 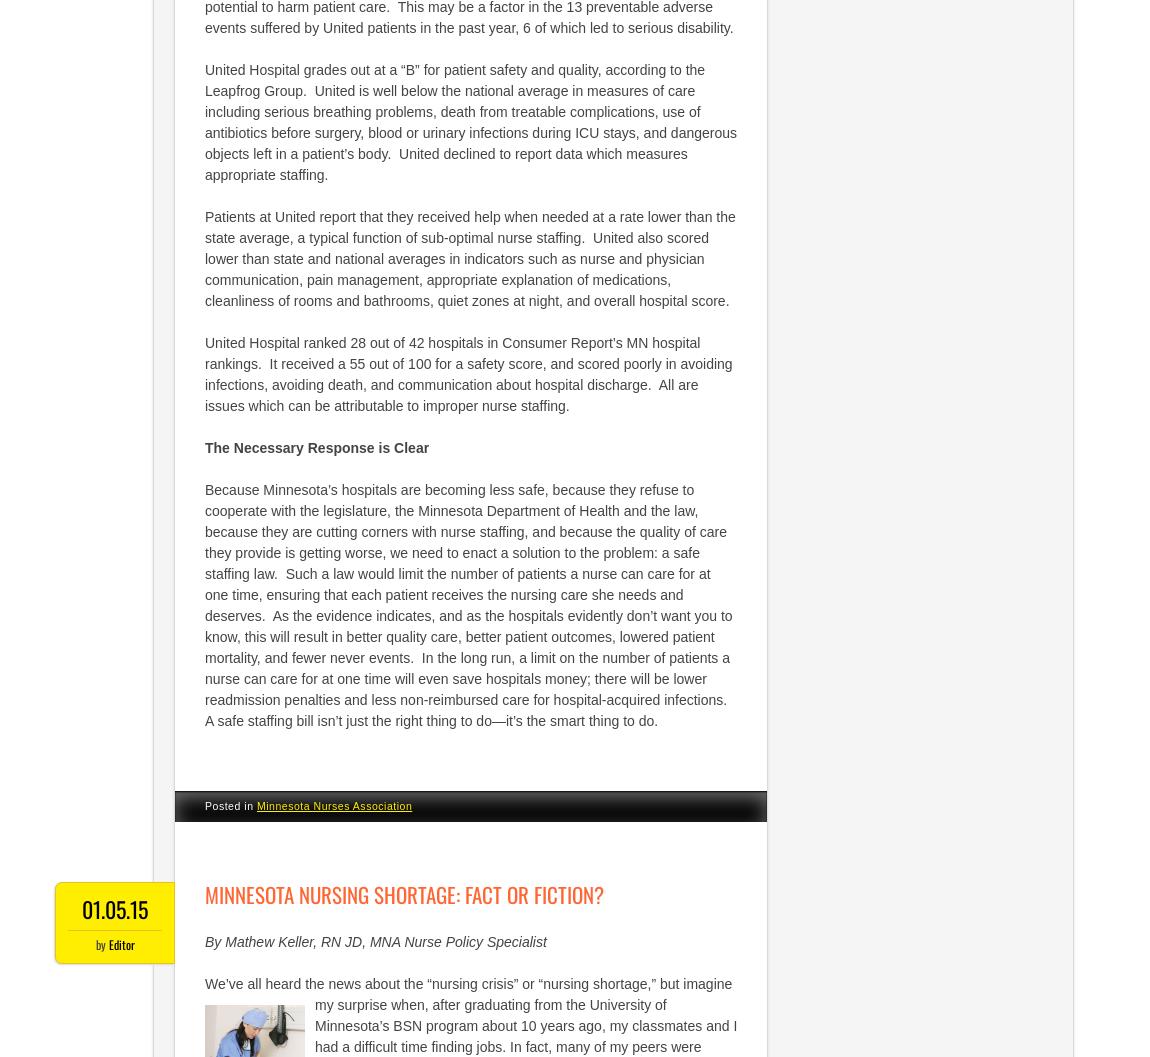 I want to click on 'Because Minnesota’s hospitals are becoming less safe, because they refuse to cooperate with the legislature, the Minnesota Department of Health and the law, because they are cutting corners with nurse staffing, and because the quality of care they provide is getting worse, we need to enact a solution to the problem: a safe staffing law.  Such a law would limit the number of patients a nurse can care for at one time, ensuring that each patient receives the nursing care she needs and deserves.  As the evidence indicates, and as the hospitals evidently don’t want you to know, this will result in better quality care, better patient outcomes, lowered patient mortality, and fewer never events.  In the long run, a limit on the number of patients a nurse can care for at one time will even save hospitals money; there will be lower readmission penalties and less non-reimbursed care for hospital-acquired infections.  A safe staffing bill isn’t just the right thing to do—it’s the smart thing to do.', so click(x=204, y=604).